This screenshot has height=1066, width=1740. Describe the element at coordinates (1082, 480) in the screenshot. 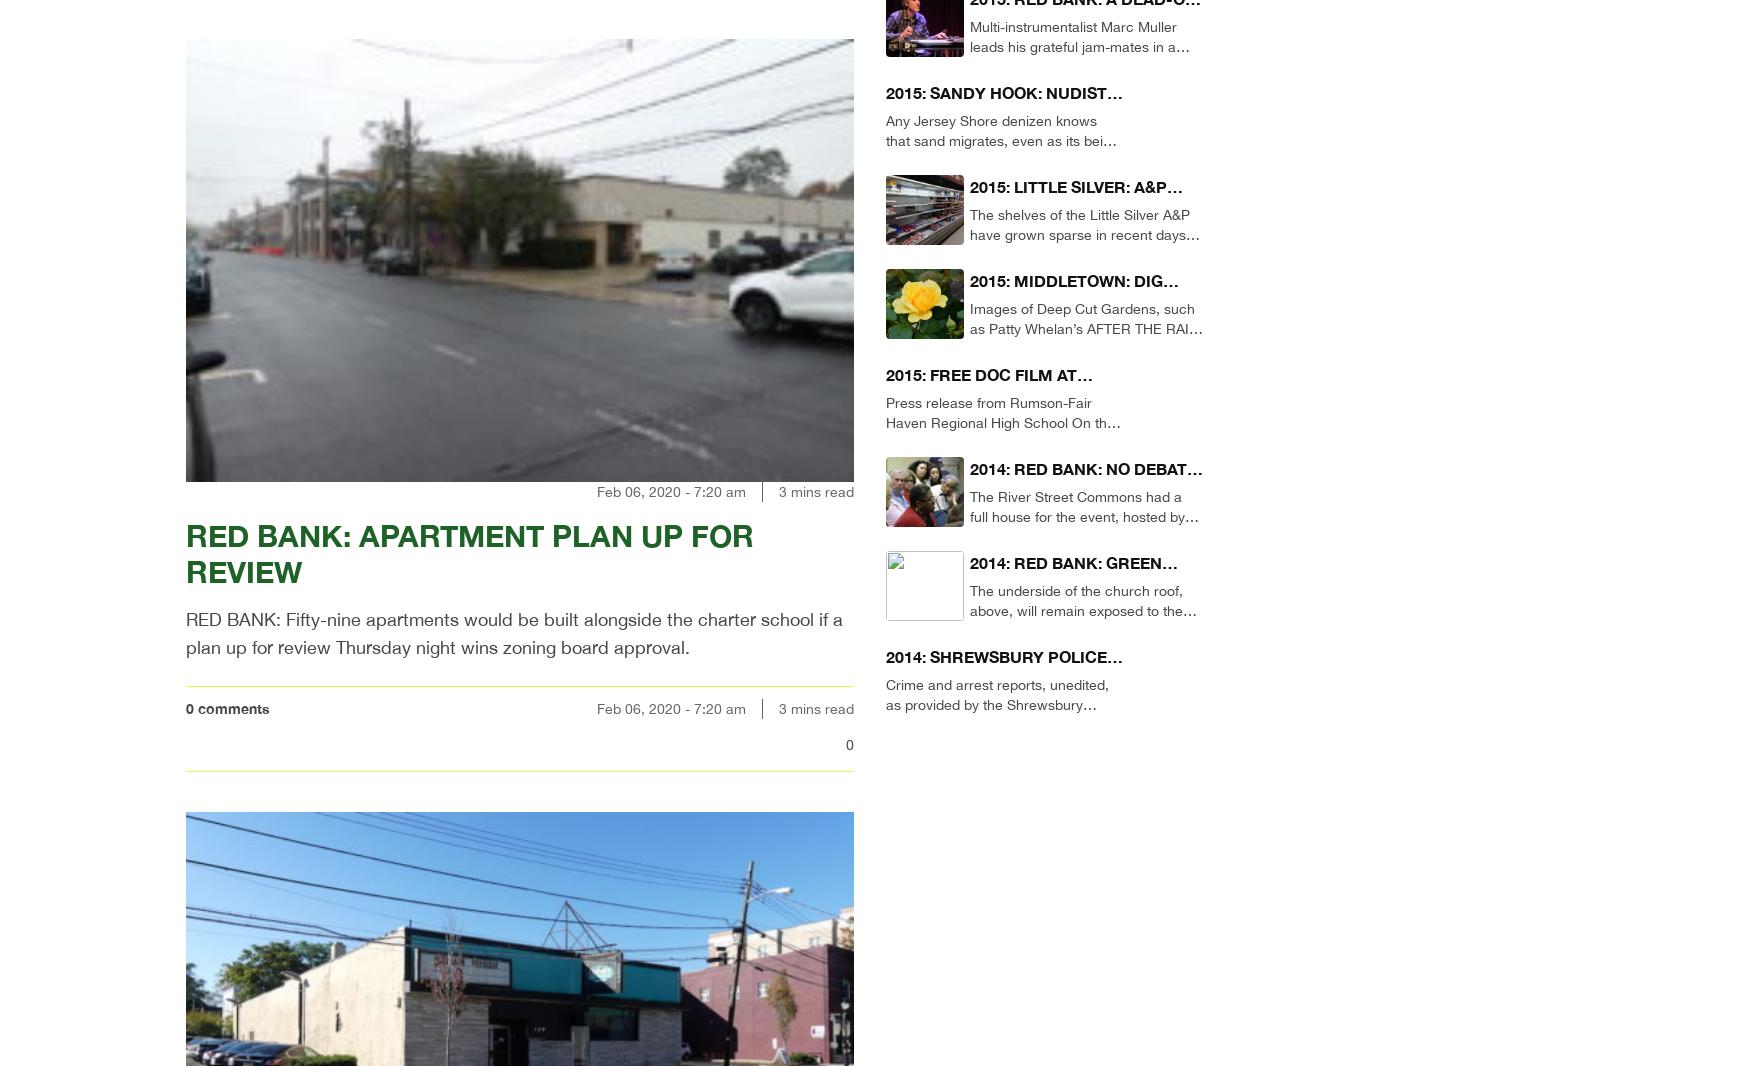

I see `'2014: RED BANK: NO DEBATE AS DEMS ARE NO-SHOWS'` at that location.